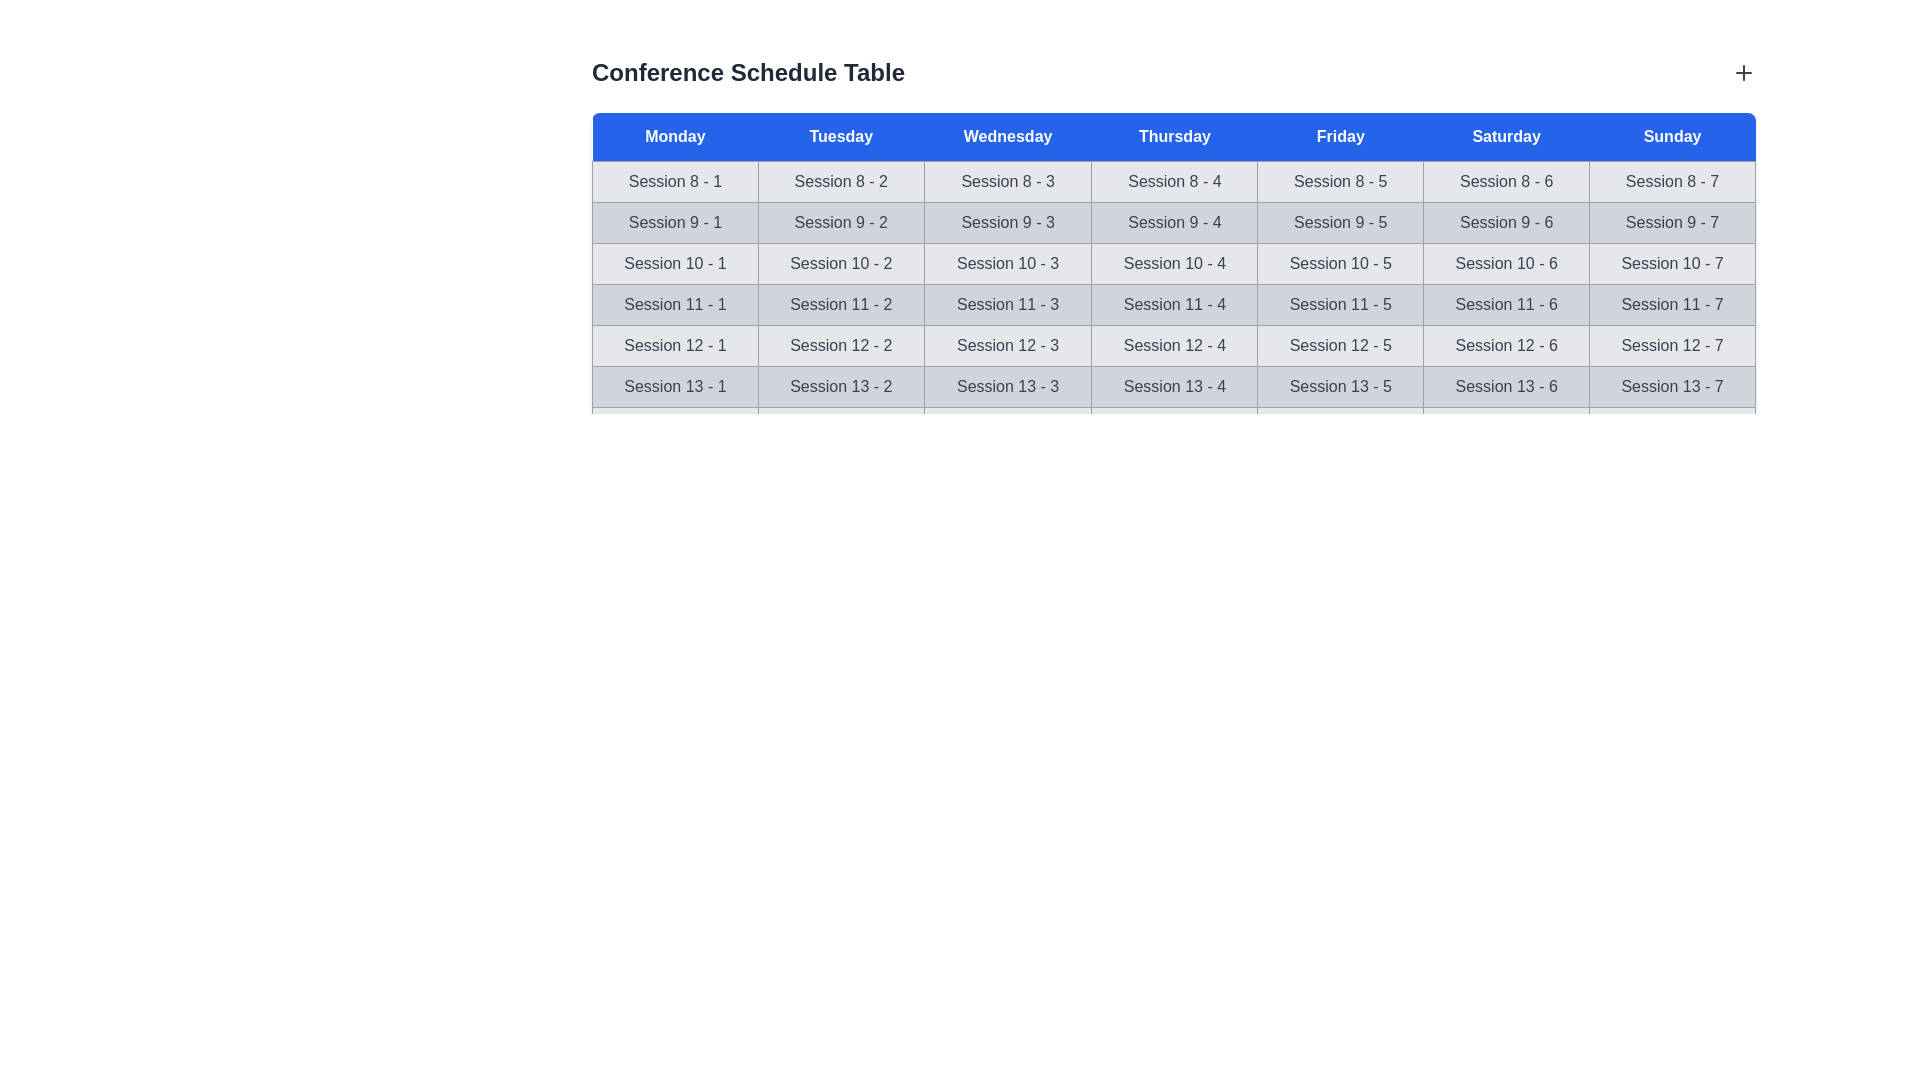 This screenshot has width=1920, height=1080. What do you see at coordinates (1008, 136) in the screenshot?
I see `the header for Wednesday to sort or view details` at bounding box center [1008, 136].